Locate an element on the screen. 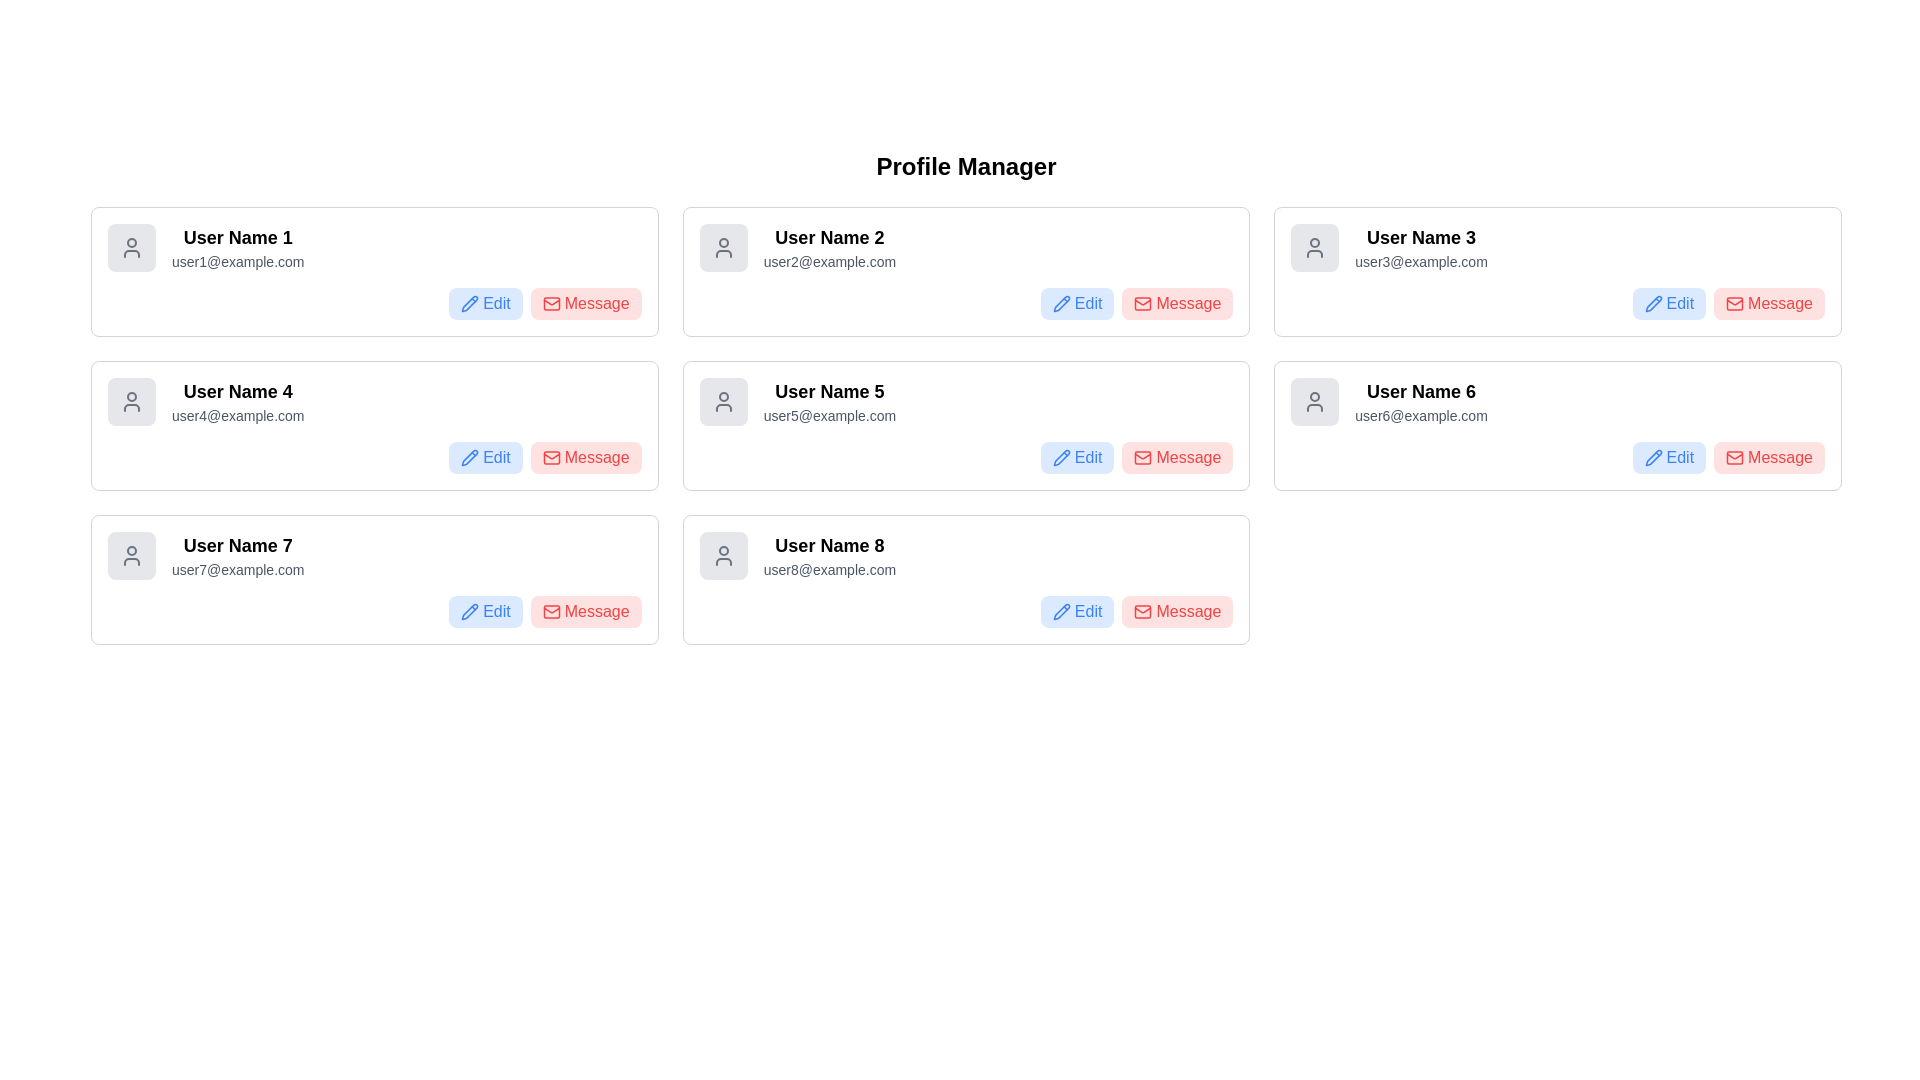 The image size is (1920, 1080). the 'Edit' button associated with the editing icon for 'User Name 8' to initiate editing is located at coordinates (1060, 611).